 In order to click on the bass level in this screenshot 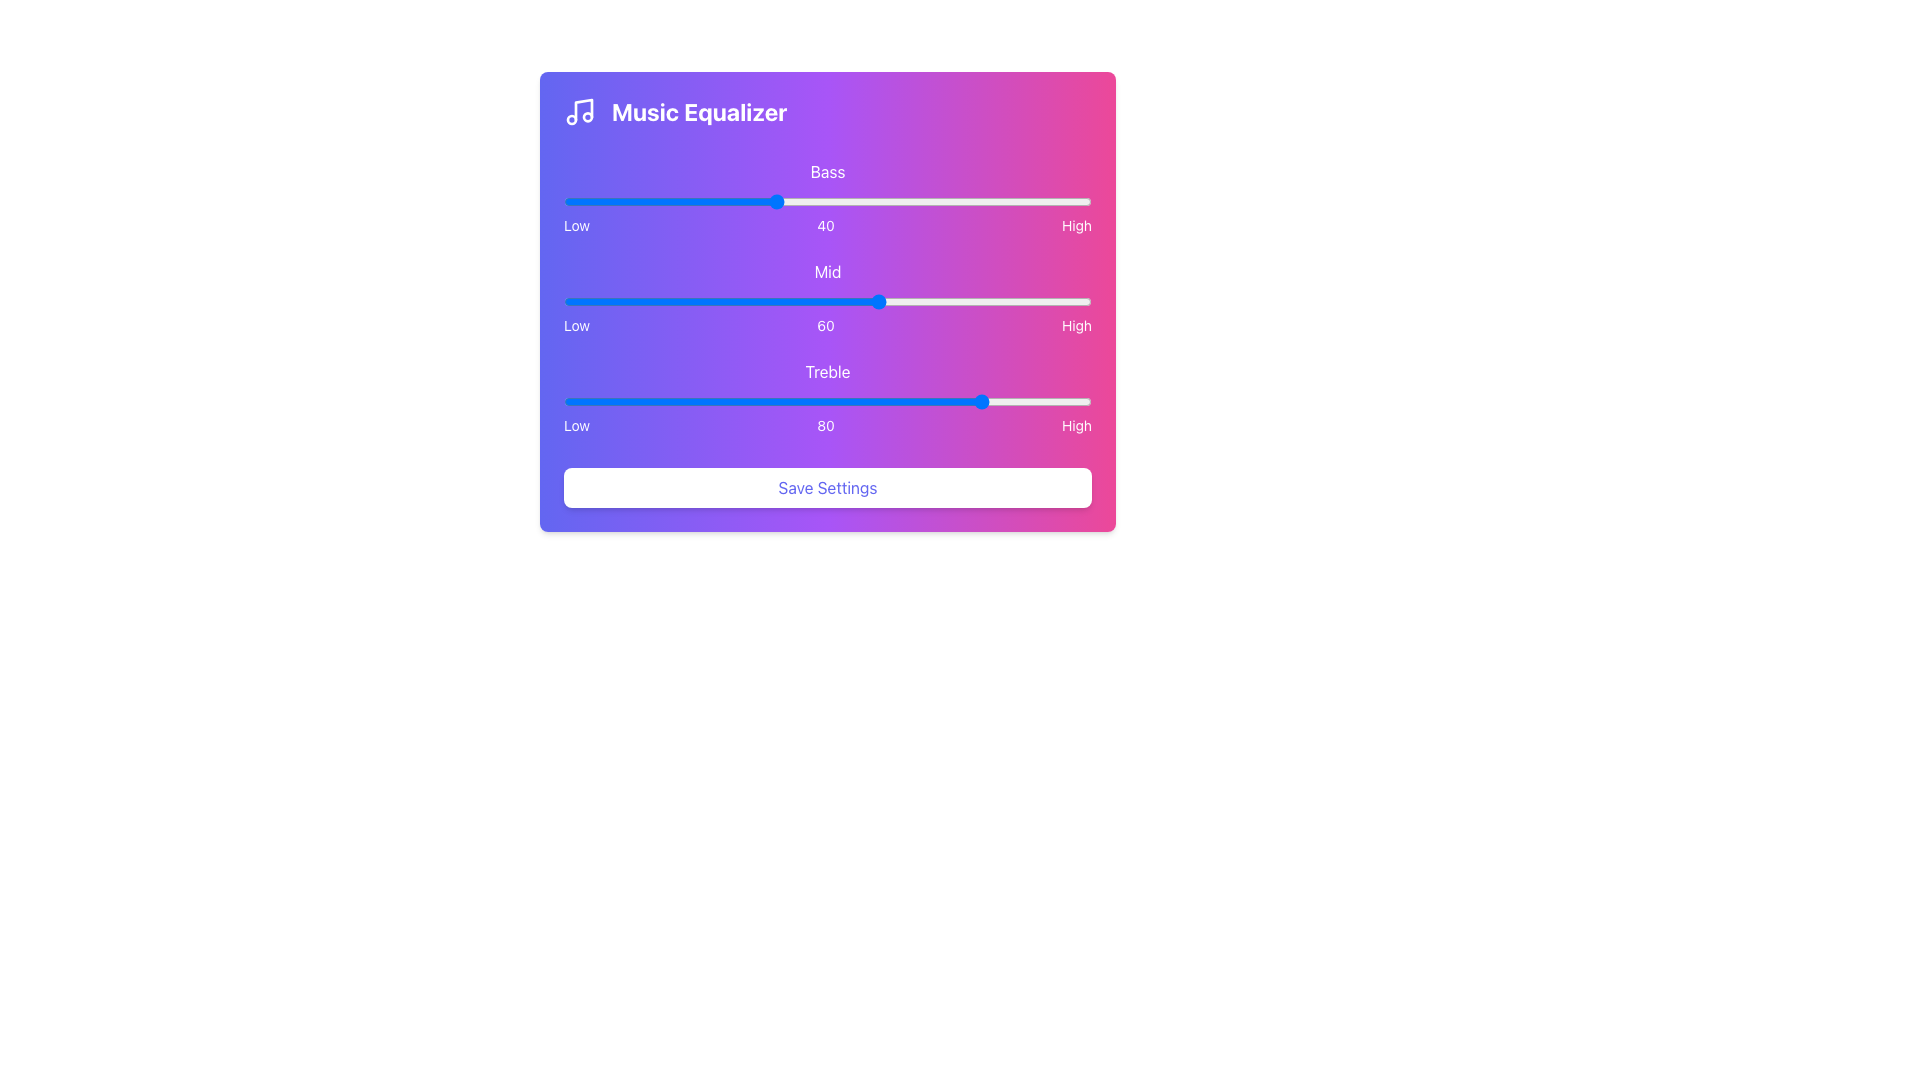, I will do `click(664, 201)`.